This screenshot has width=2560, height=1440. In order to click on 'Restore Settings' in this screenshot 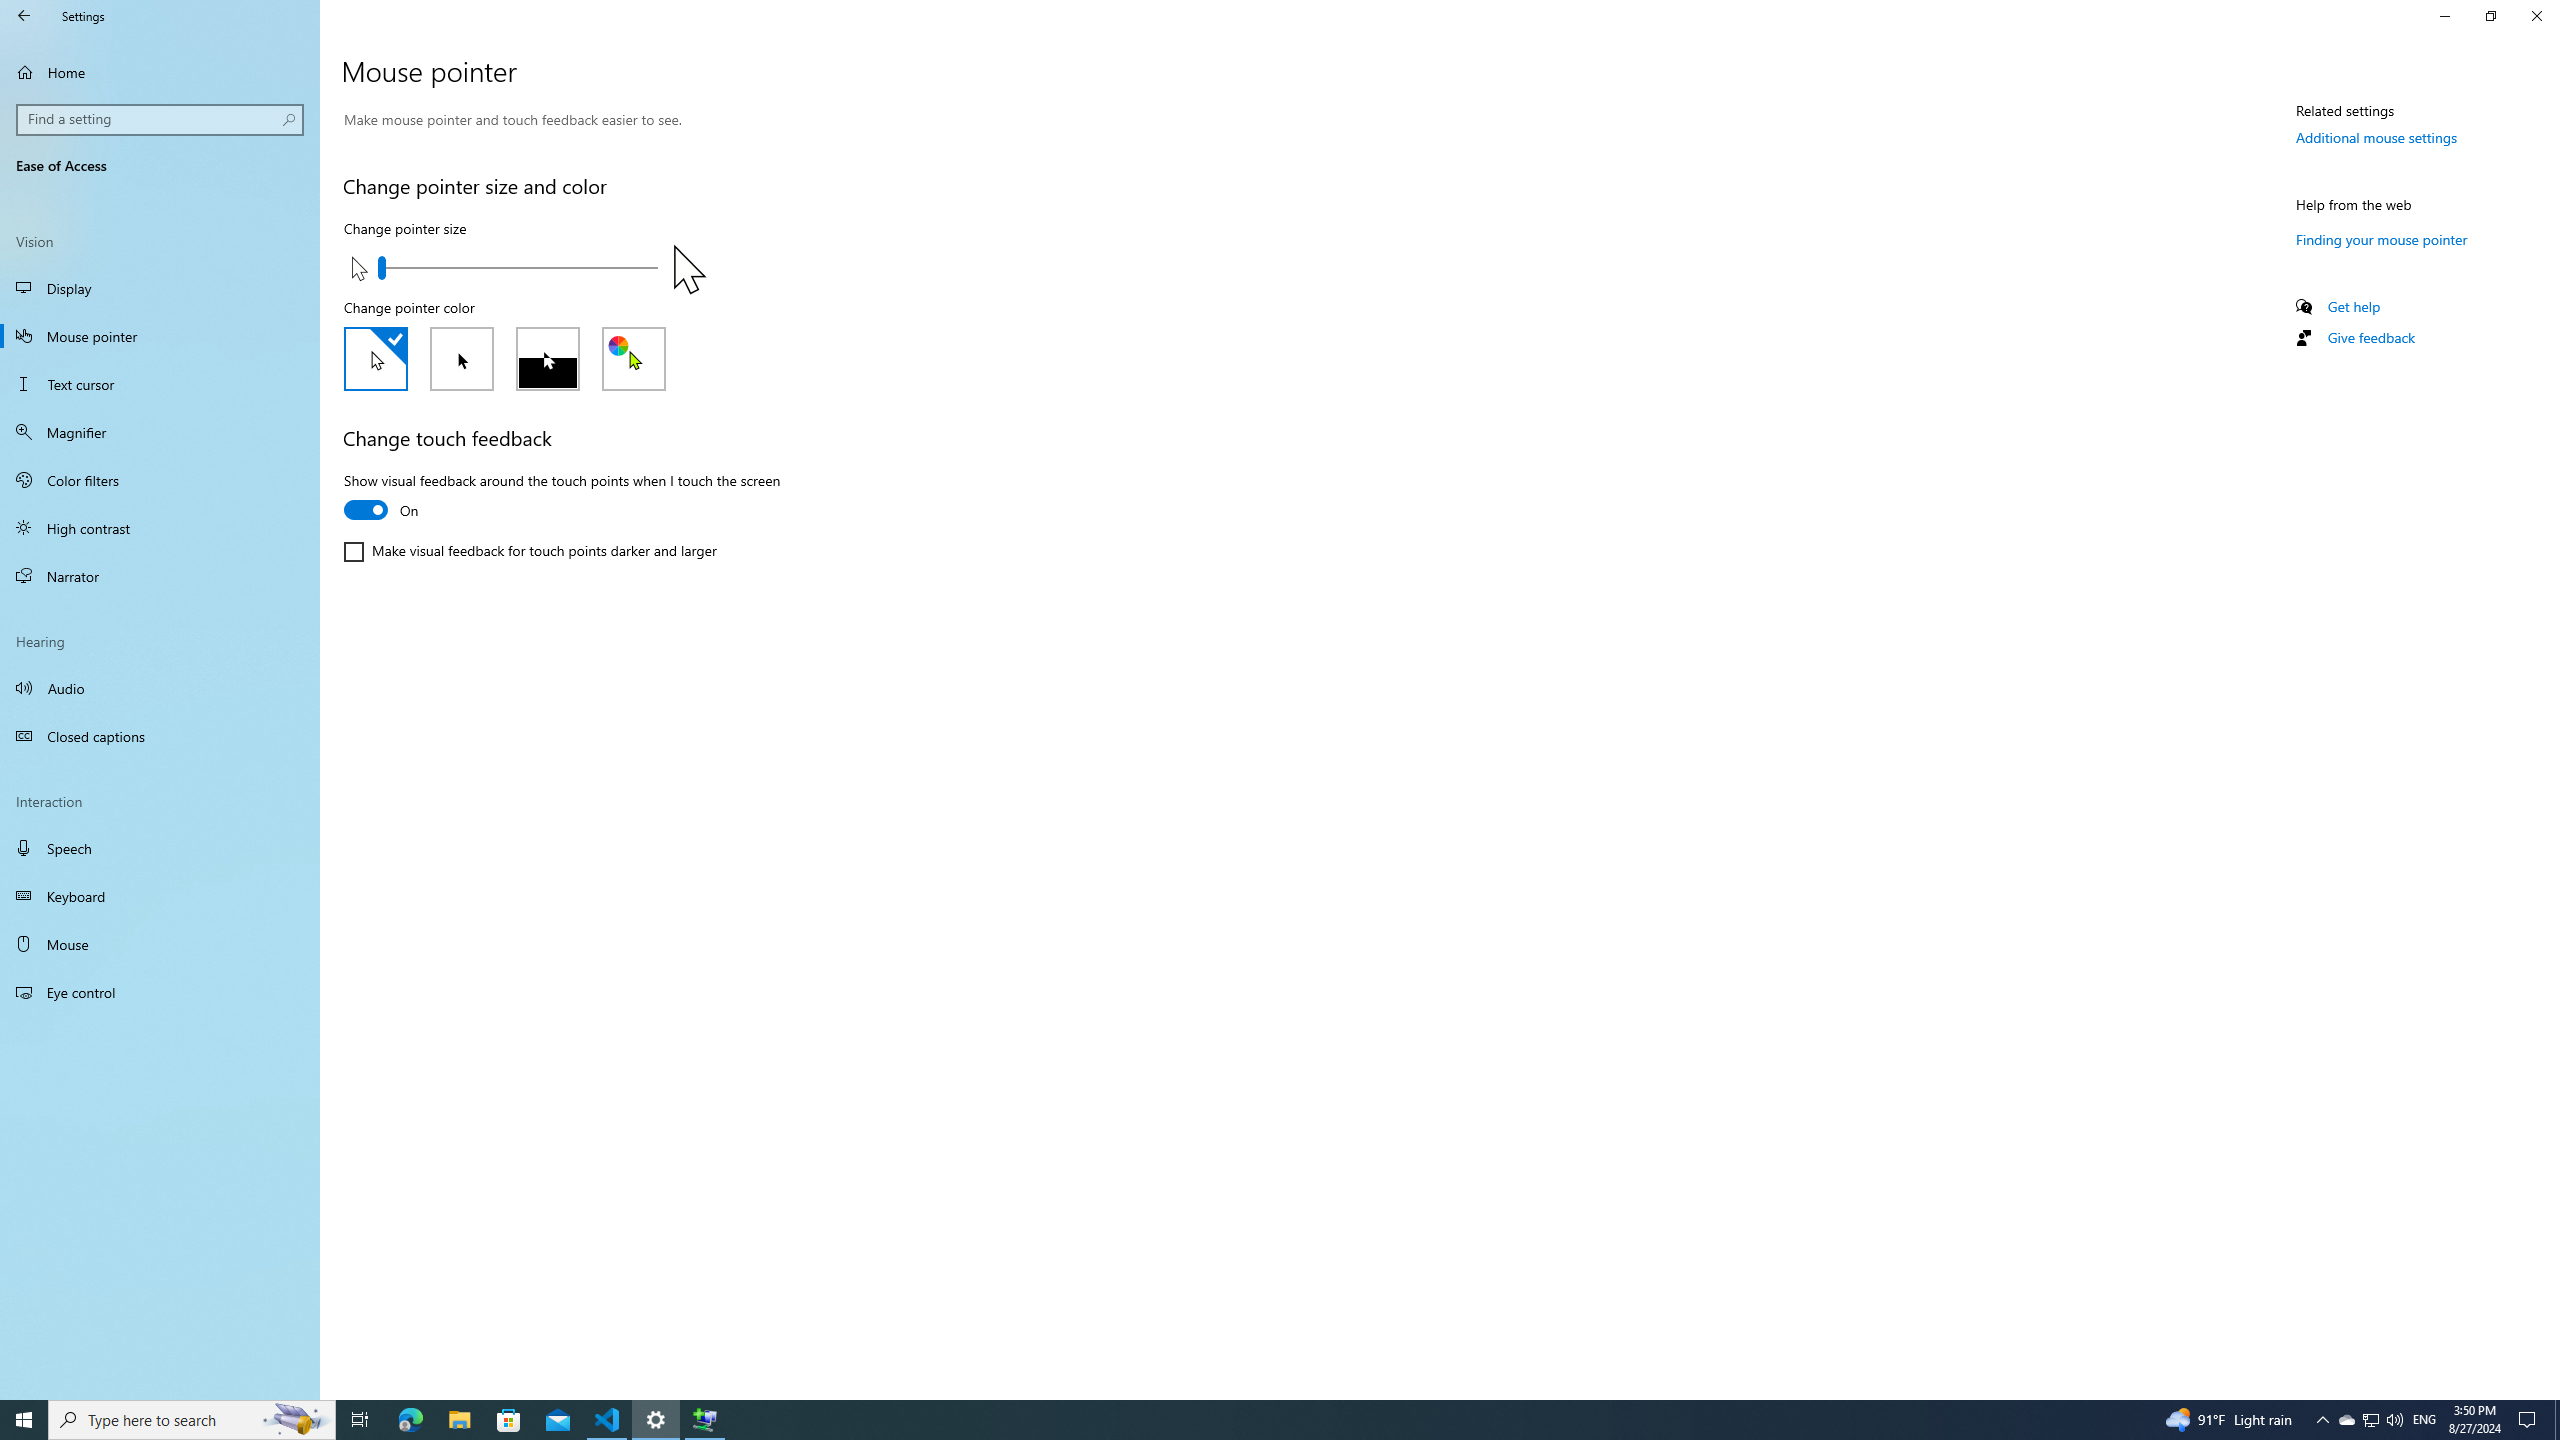, I will do `click(2490, 15)`.